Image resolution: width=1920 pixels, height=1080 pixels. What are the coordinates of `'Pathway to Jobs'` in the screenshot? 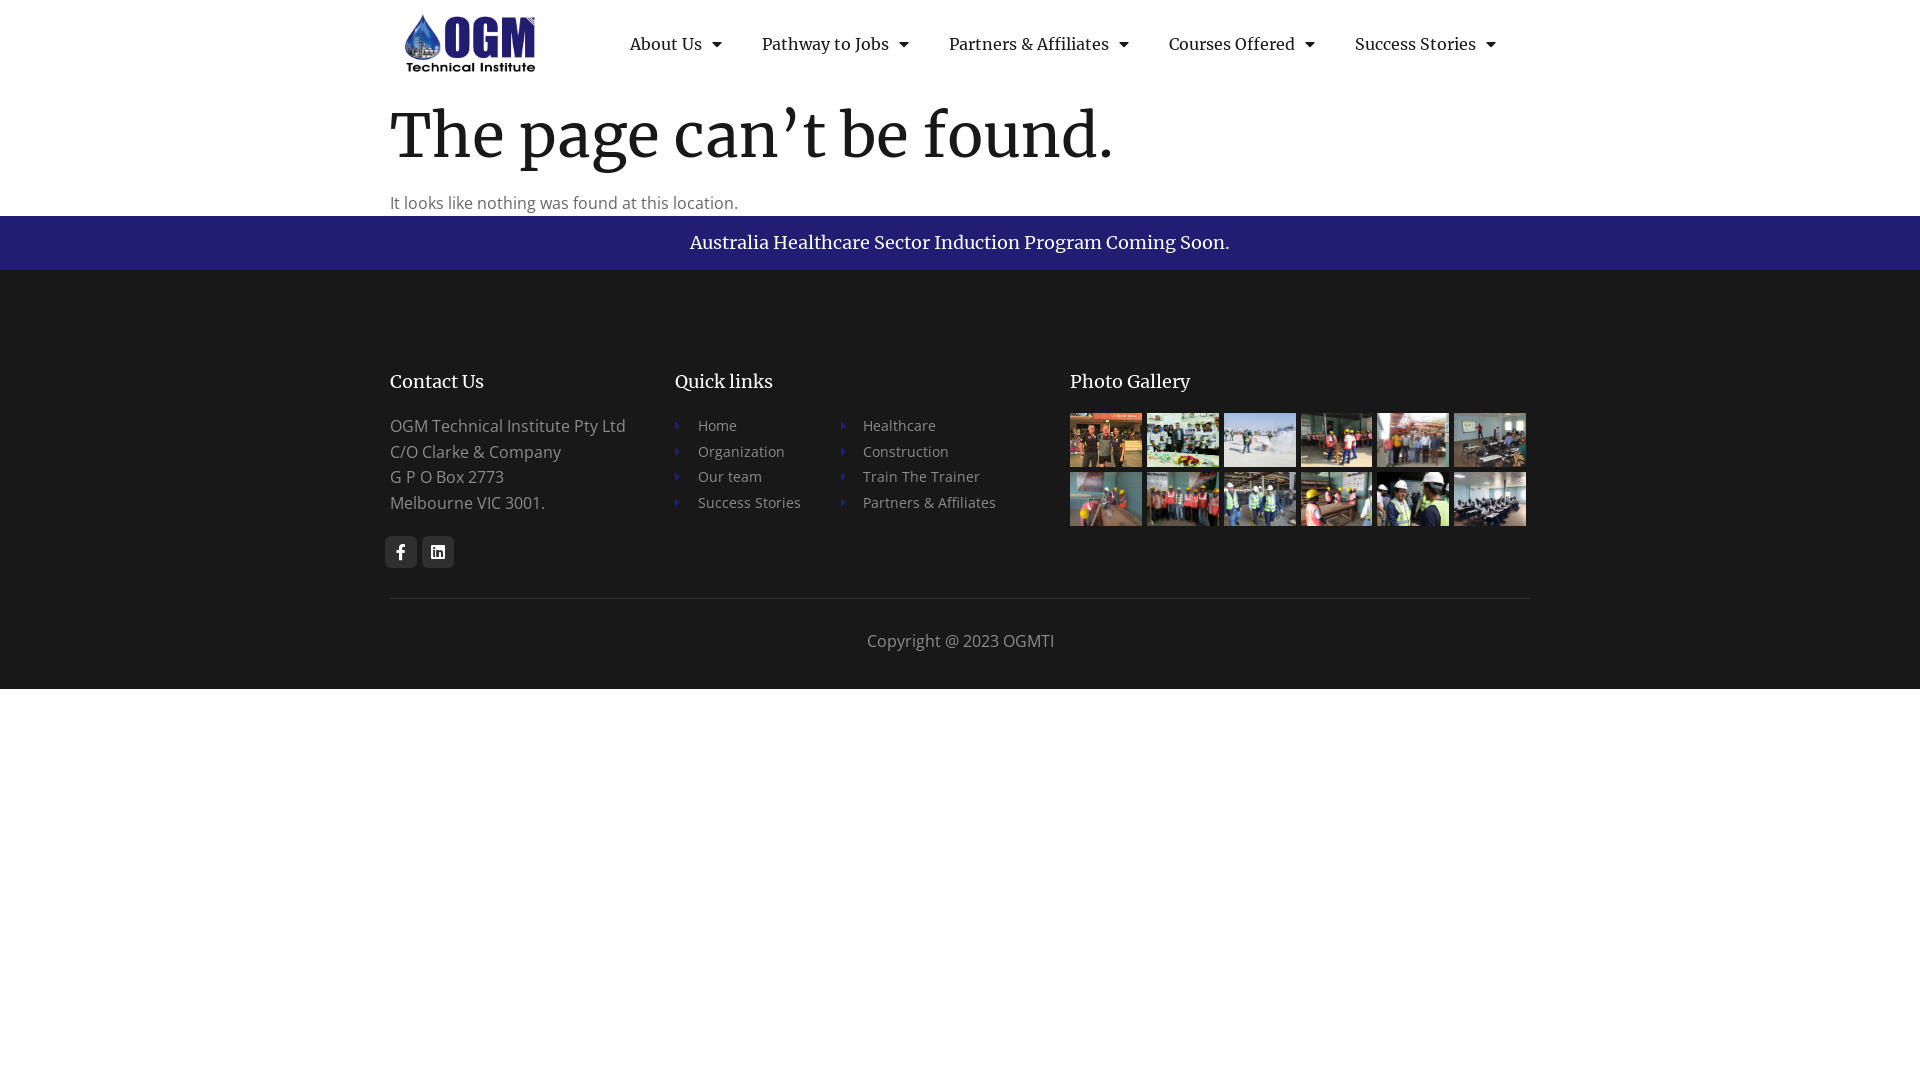 It's located at (835, 44).